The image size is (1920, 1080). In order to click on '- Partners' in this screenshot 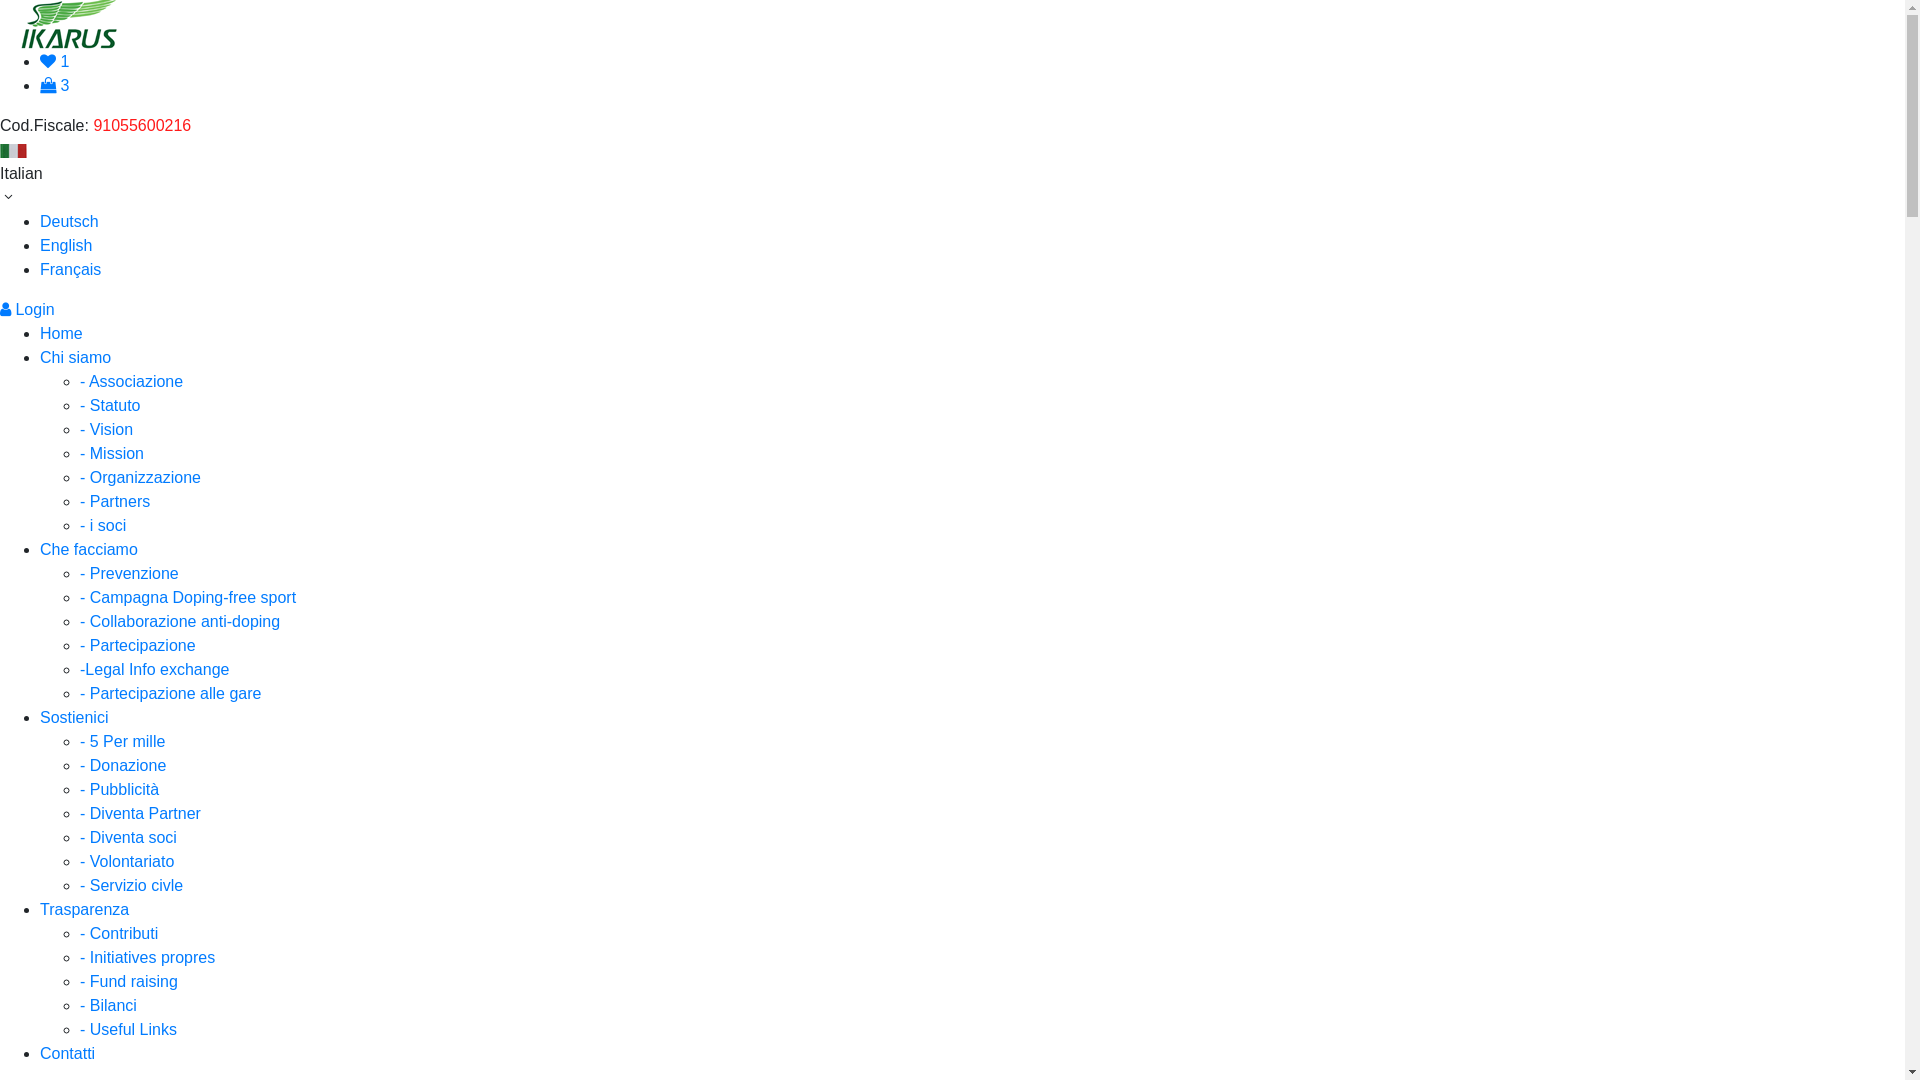, I will do `click(114, 500)`.